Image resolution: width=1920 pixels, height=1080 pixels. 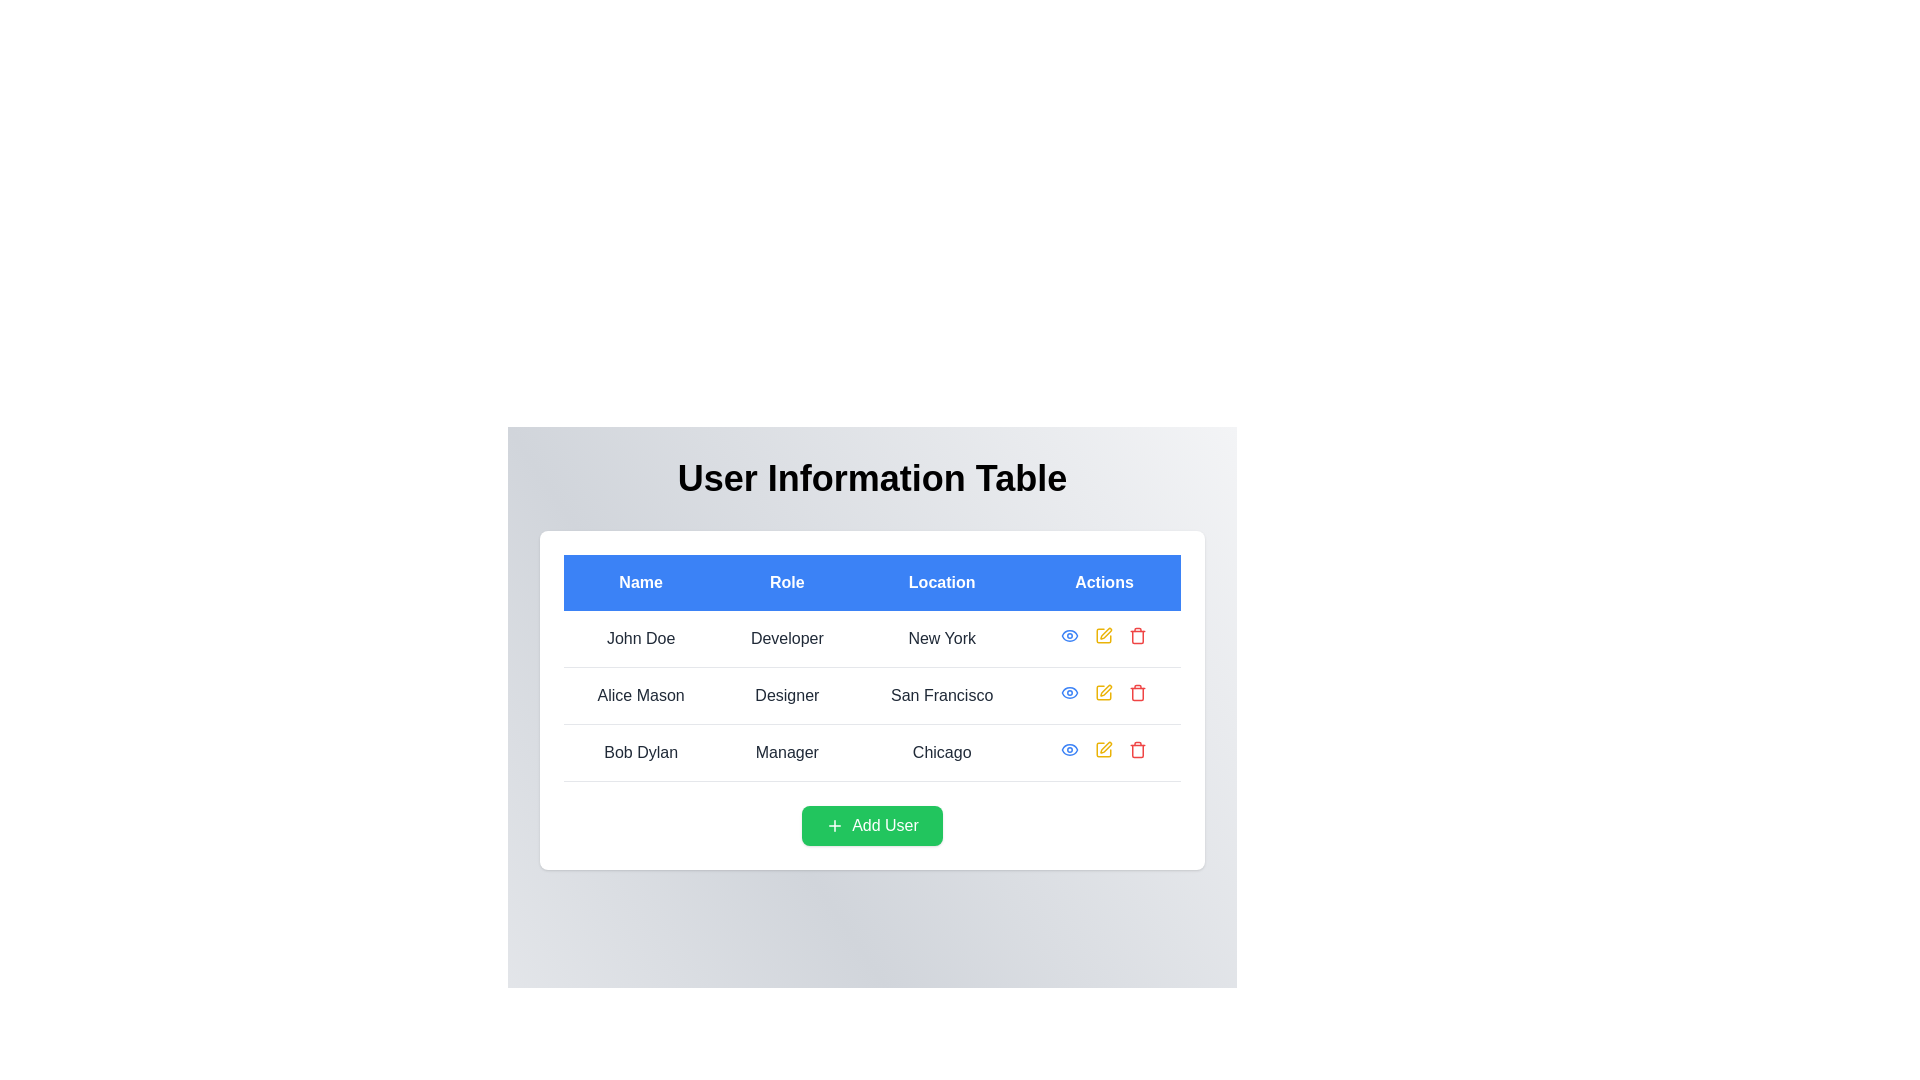 What do you see at coordinates (1138, 637) in the screenshot?
I see `the trash can icon representing the delete action for the last row associated with the 'Manager' user role in the 'Actions' column of the table` at bounding box center [1138, 637].